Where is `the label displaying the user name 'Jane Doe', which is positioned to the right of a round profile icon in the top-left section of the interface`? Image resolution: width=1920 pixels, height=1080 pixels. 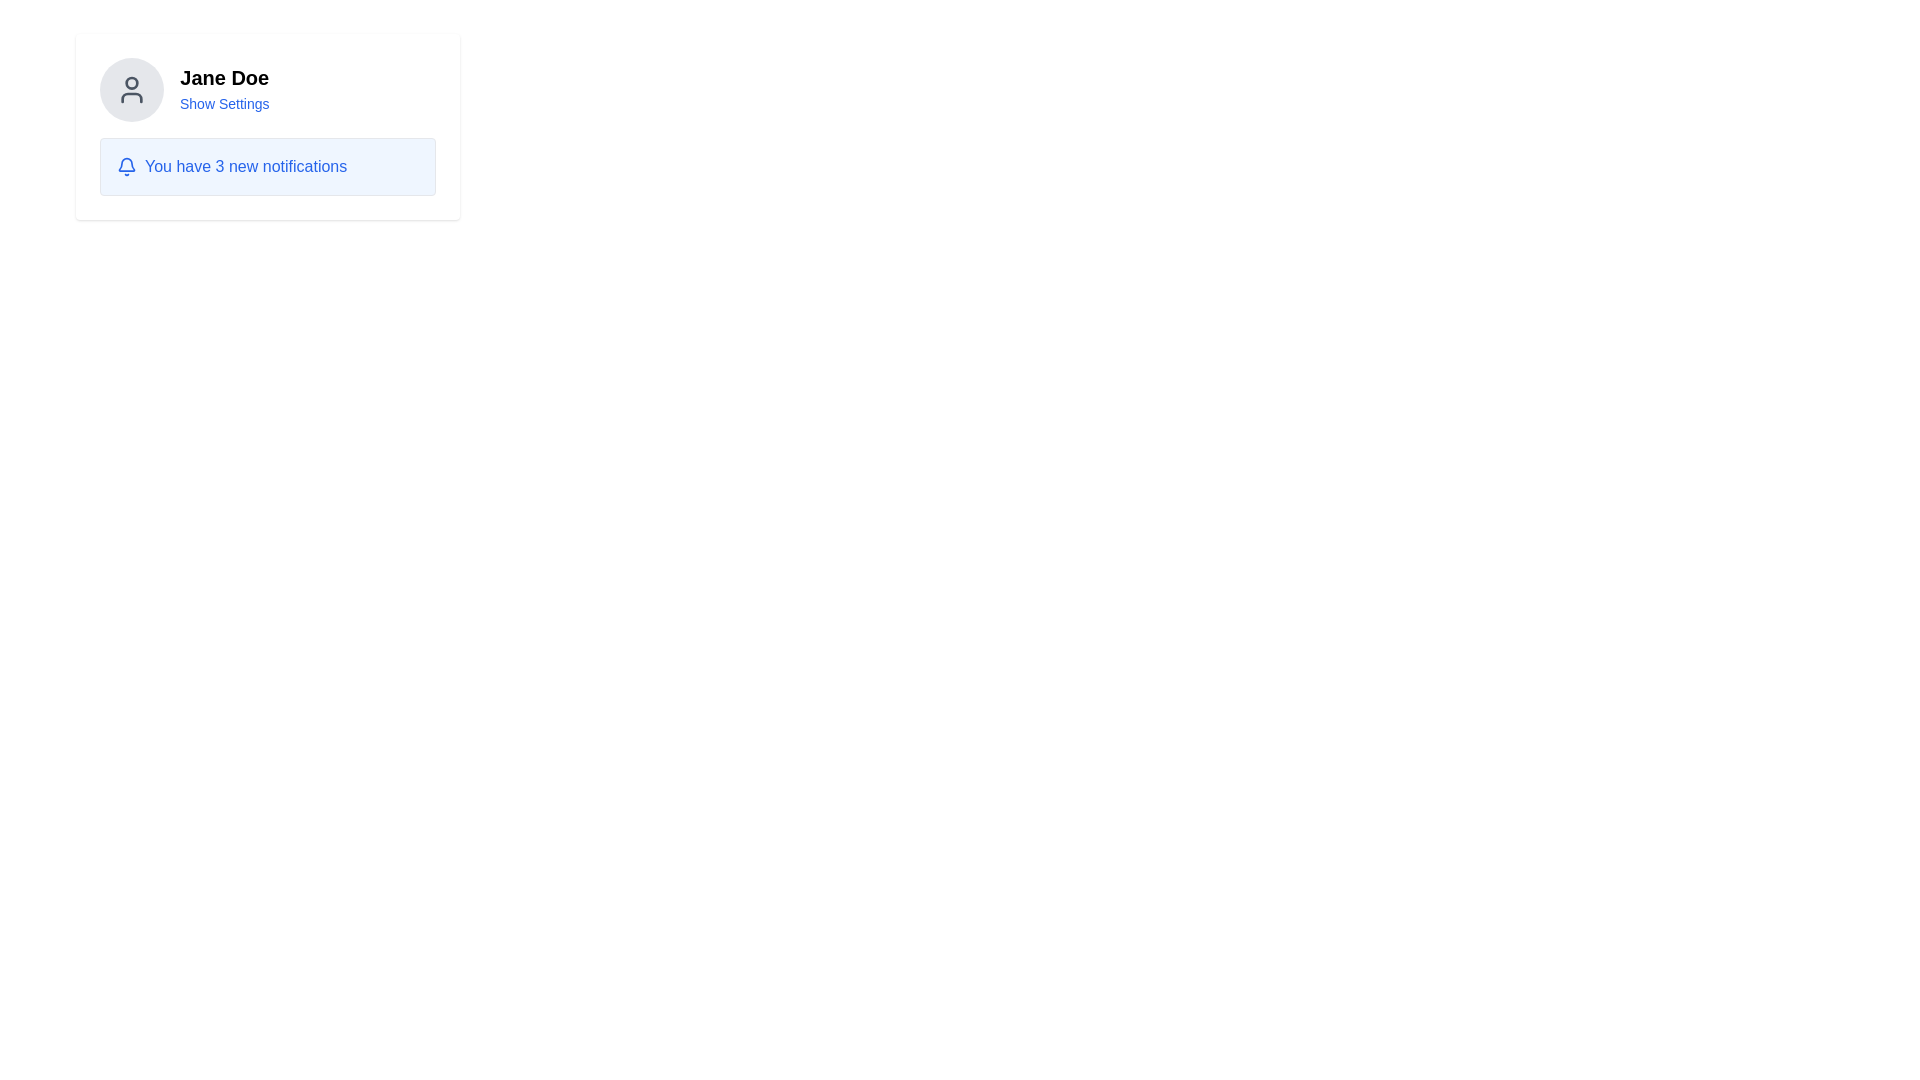
the label displaying the user name 'Jane Doe', which is positioned to the right of a round profile icon in the top-left section of the interface is located at coordinates (224, 76).